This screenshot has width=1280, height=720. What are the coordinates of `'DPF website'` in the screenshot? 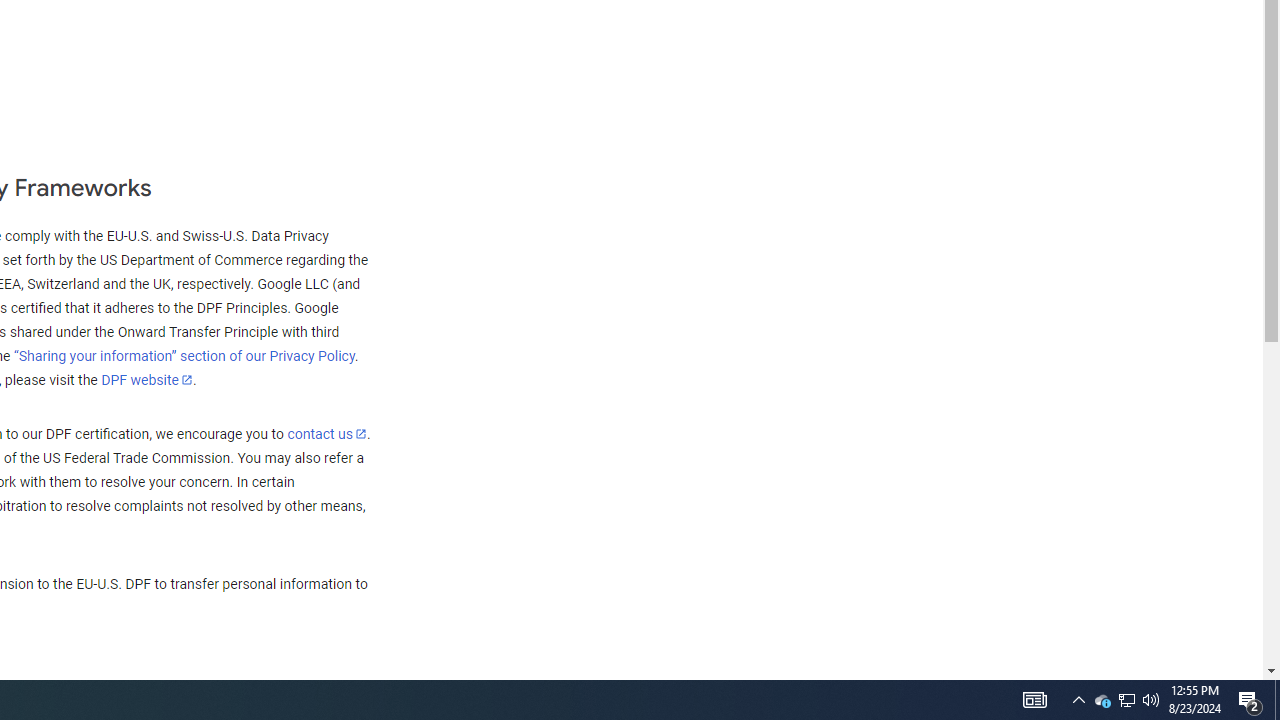 It's located at (146, 379).